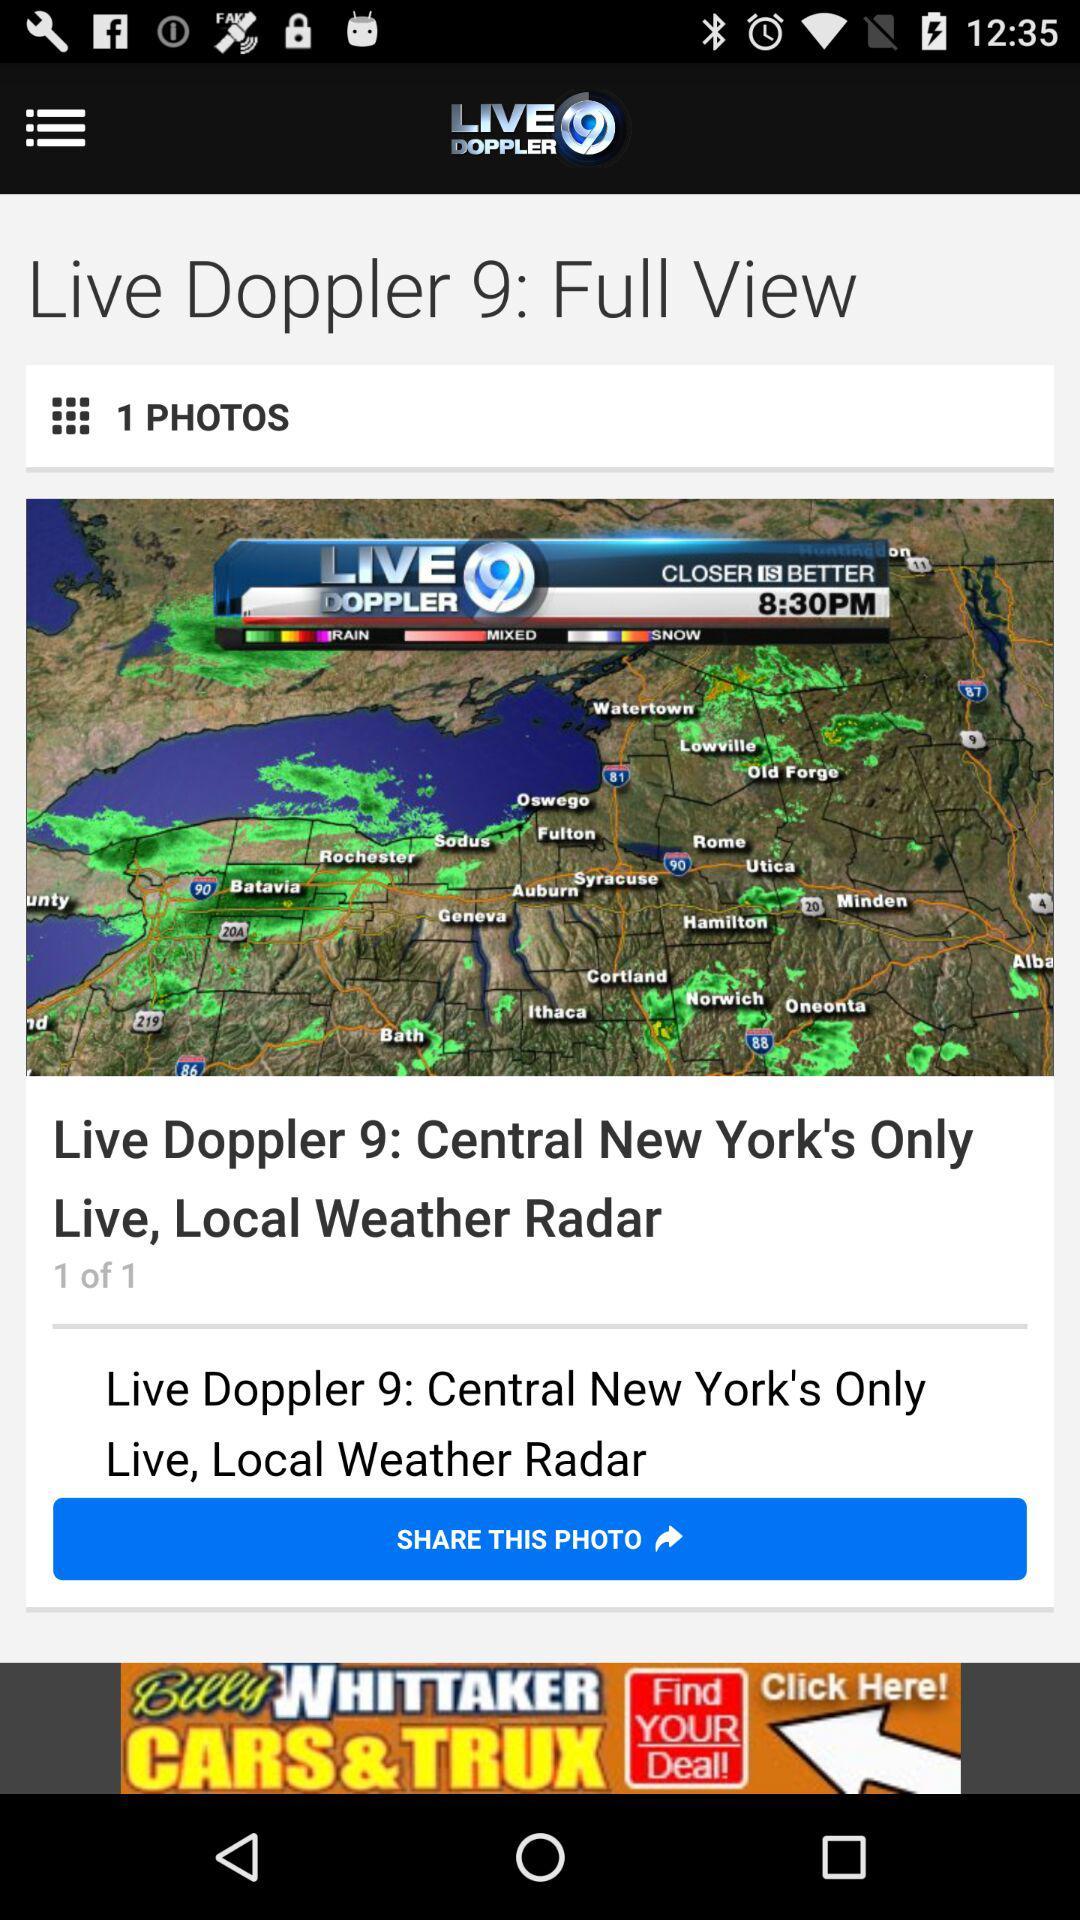  I want to click on go homepage, so click(540, 127).